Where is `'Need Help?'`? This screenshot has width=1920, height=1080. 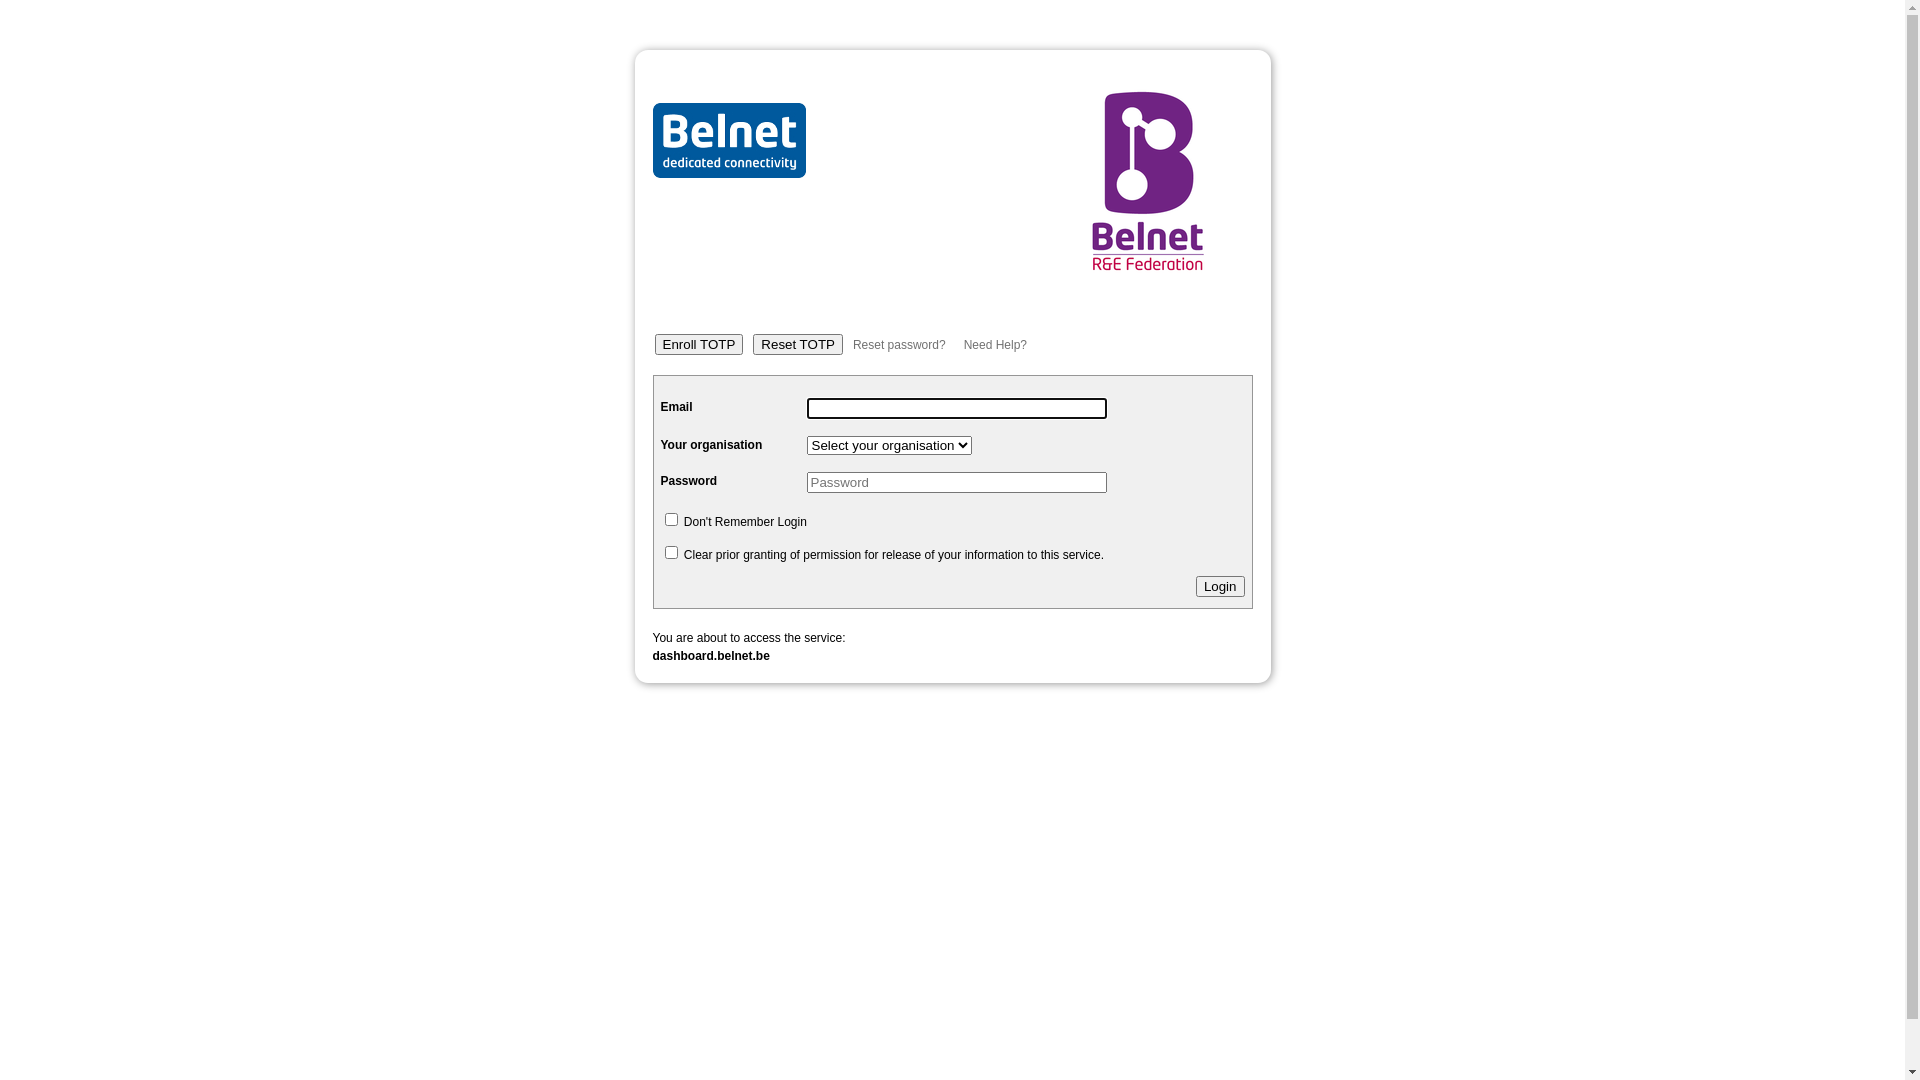
'Need Help?' is located at coordinates (964, 343).